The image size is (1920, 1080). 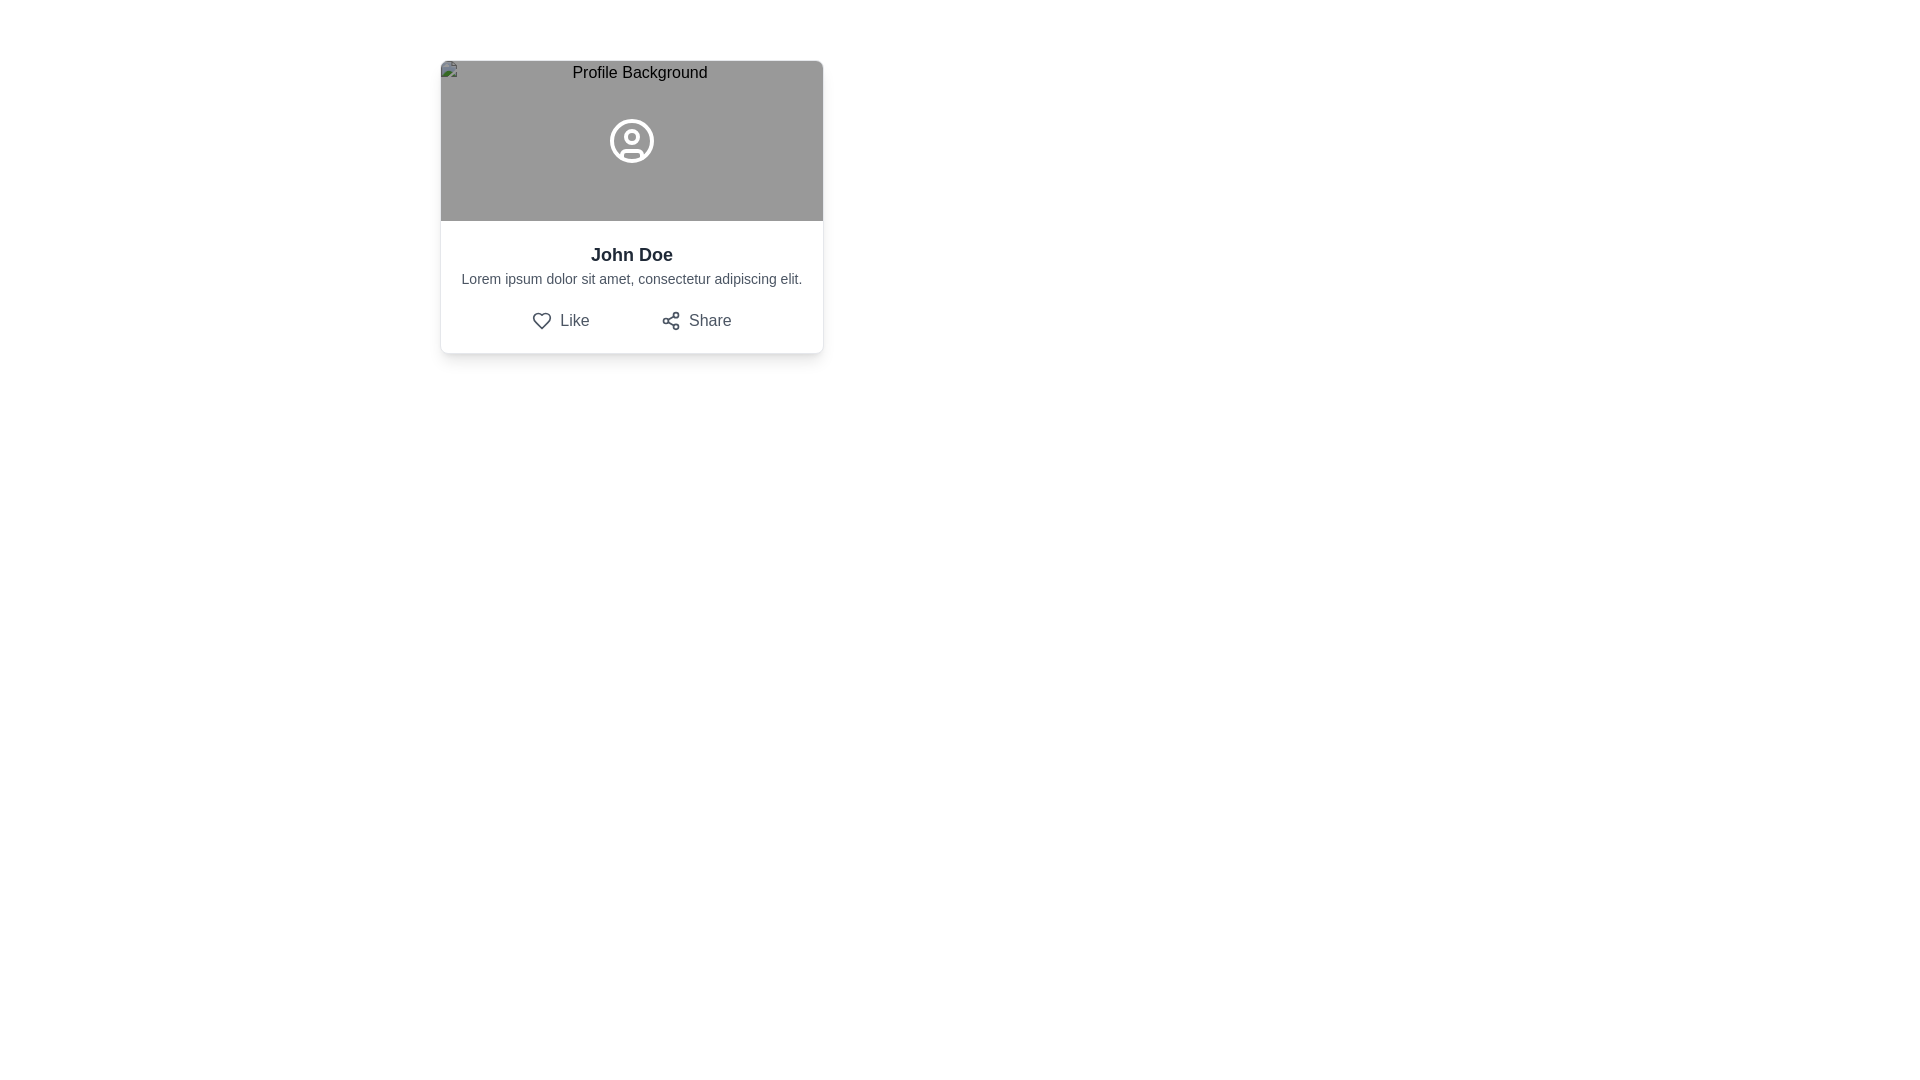 What do you see at coordinates (631, 253) in the screenshot?
I see `the text label displaying 'John Doe' which is the title of the content card, prominently positioned in a larger and bold font` at bounding box center [631, 253].